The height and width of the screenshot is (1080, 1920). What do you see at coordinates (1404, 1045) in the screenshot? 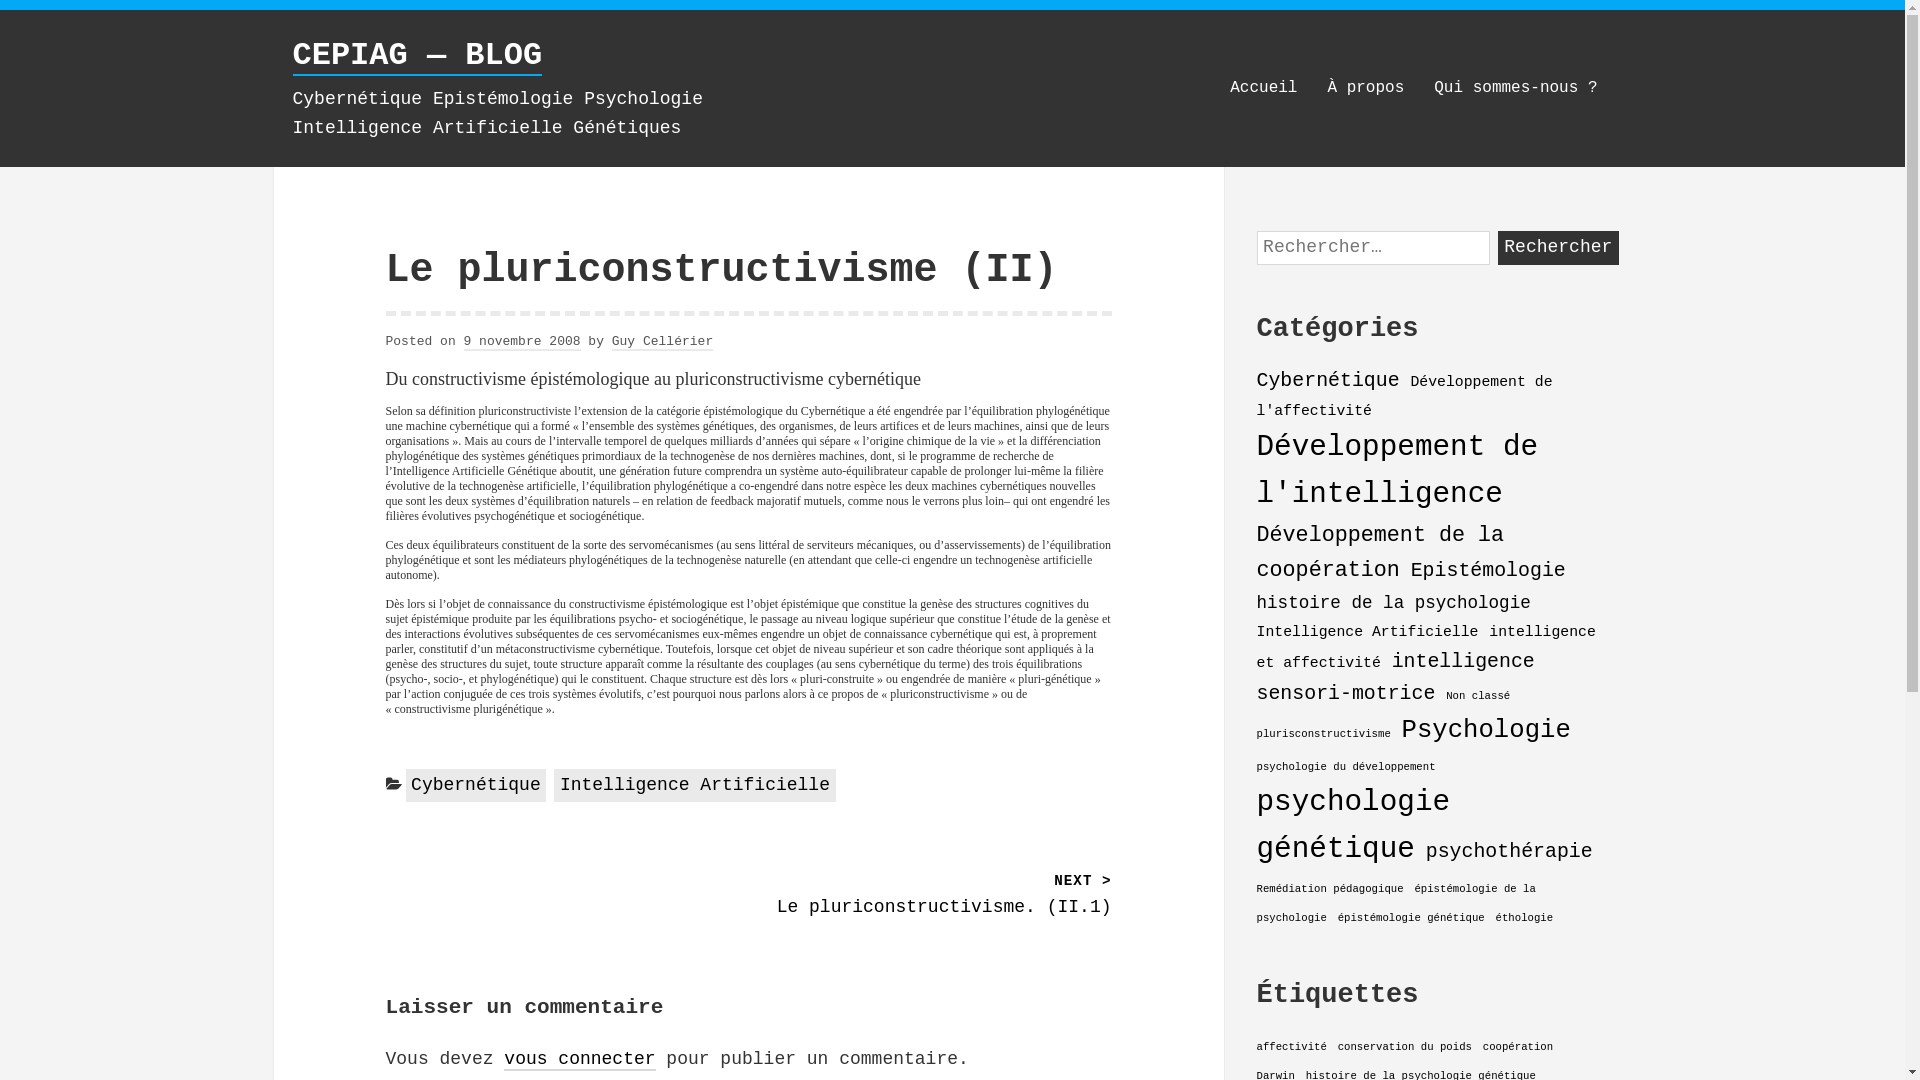
I see `'conservation du poids'` at bounding box center [1404, 1045].